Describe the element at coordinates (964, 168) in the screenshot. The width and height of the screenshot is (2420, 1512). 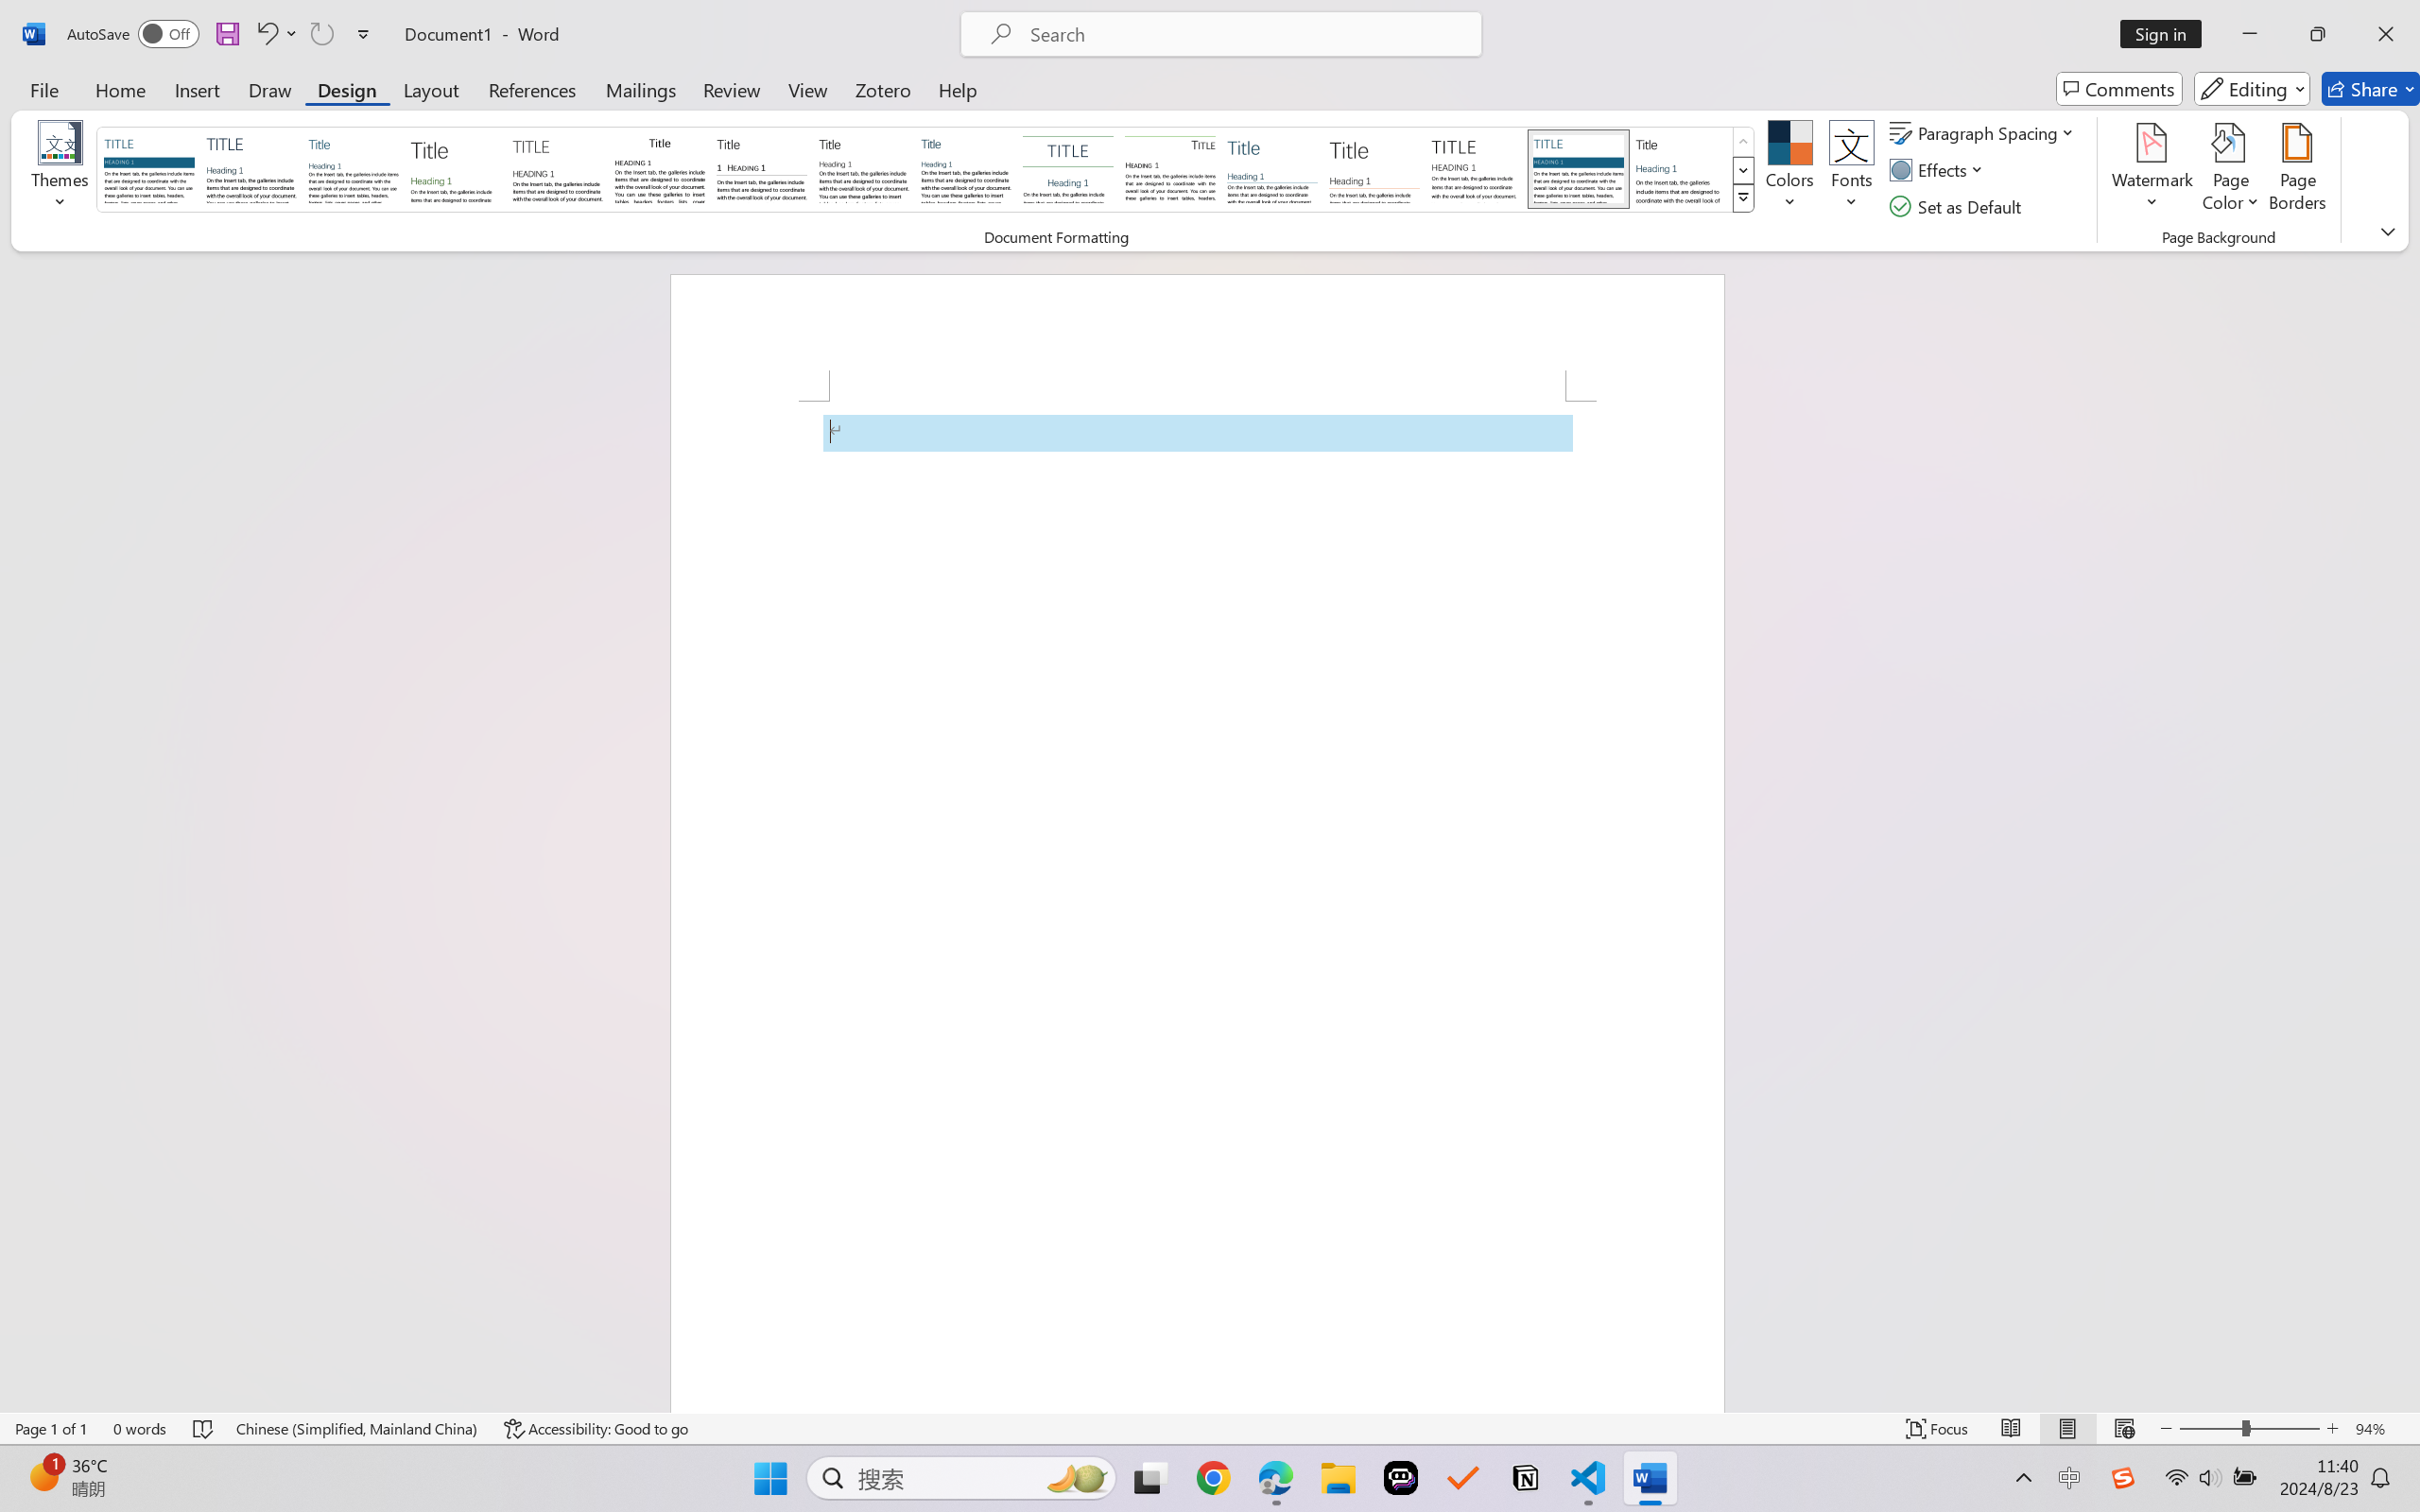
I see `'Casual'` at that location.